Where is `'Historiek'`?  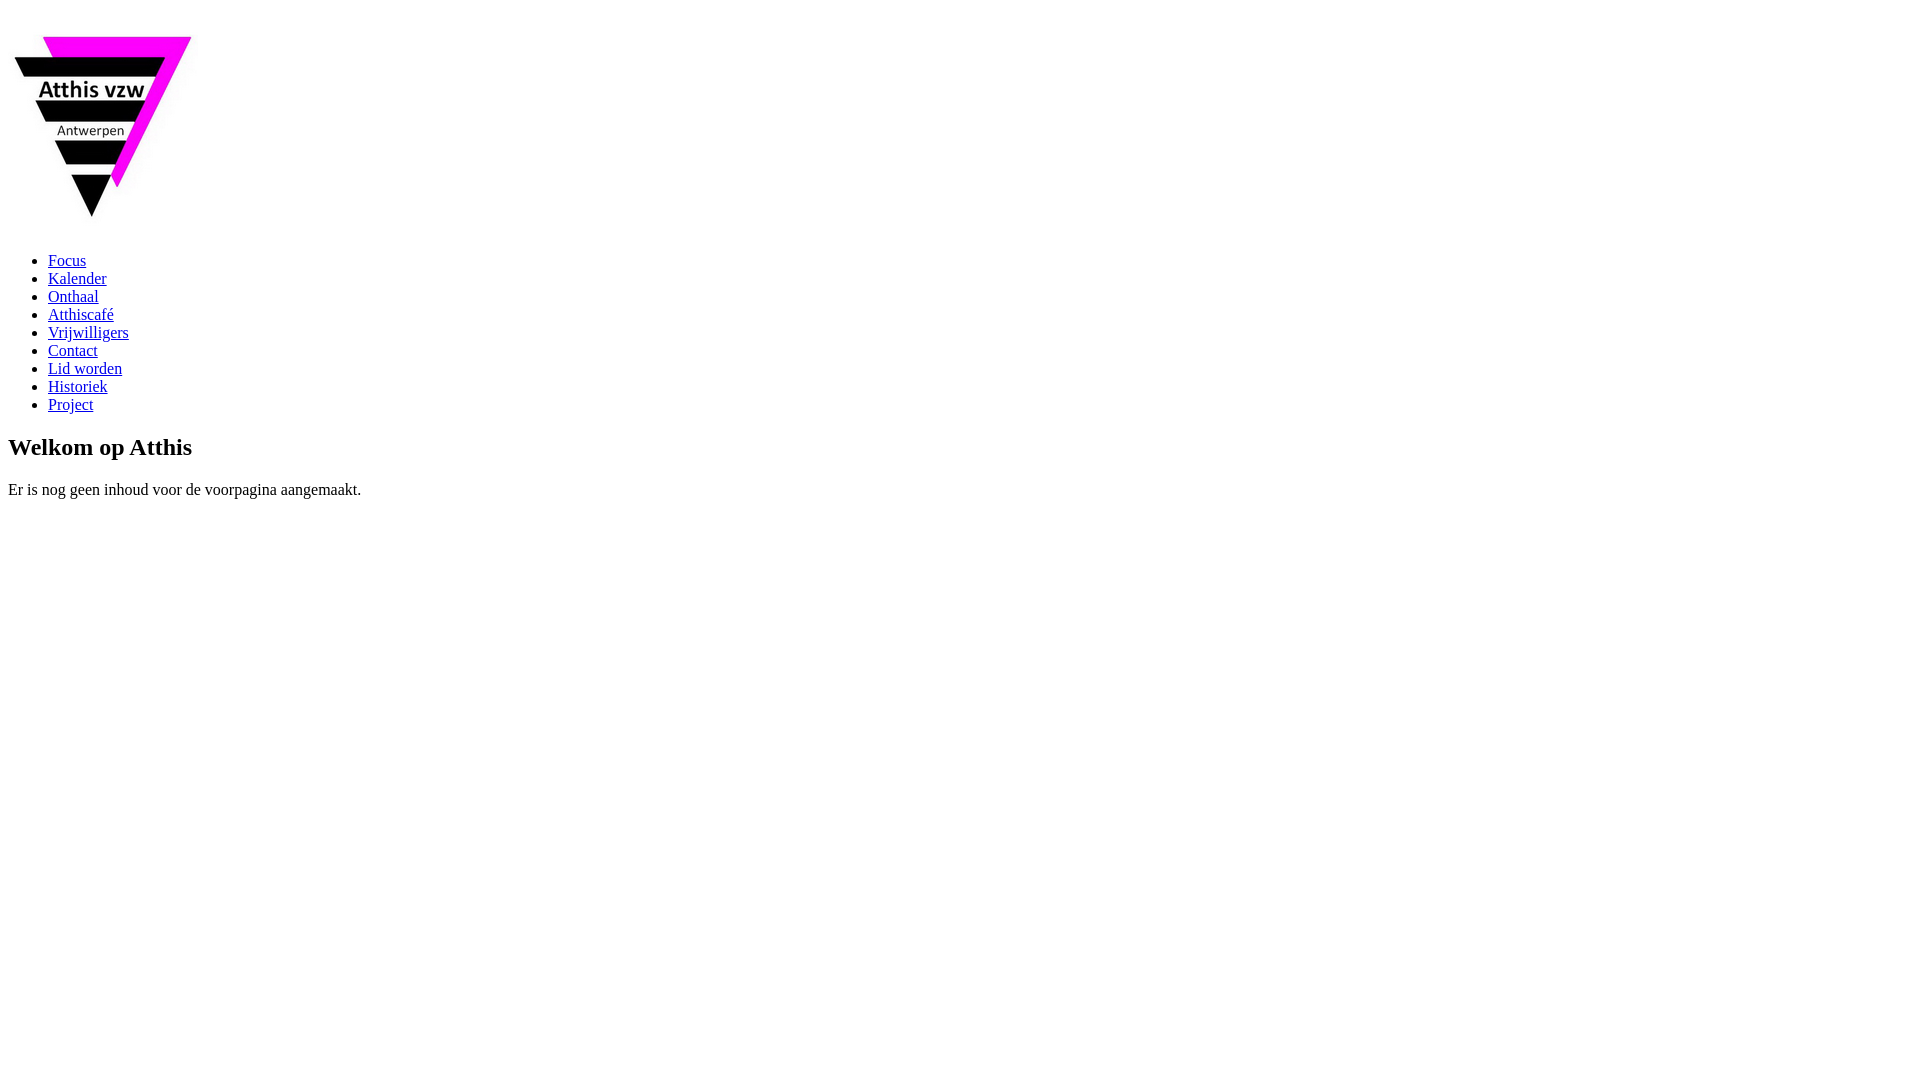 'Historiek' is located at coordinates (48, 386).